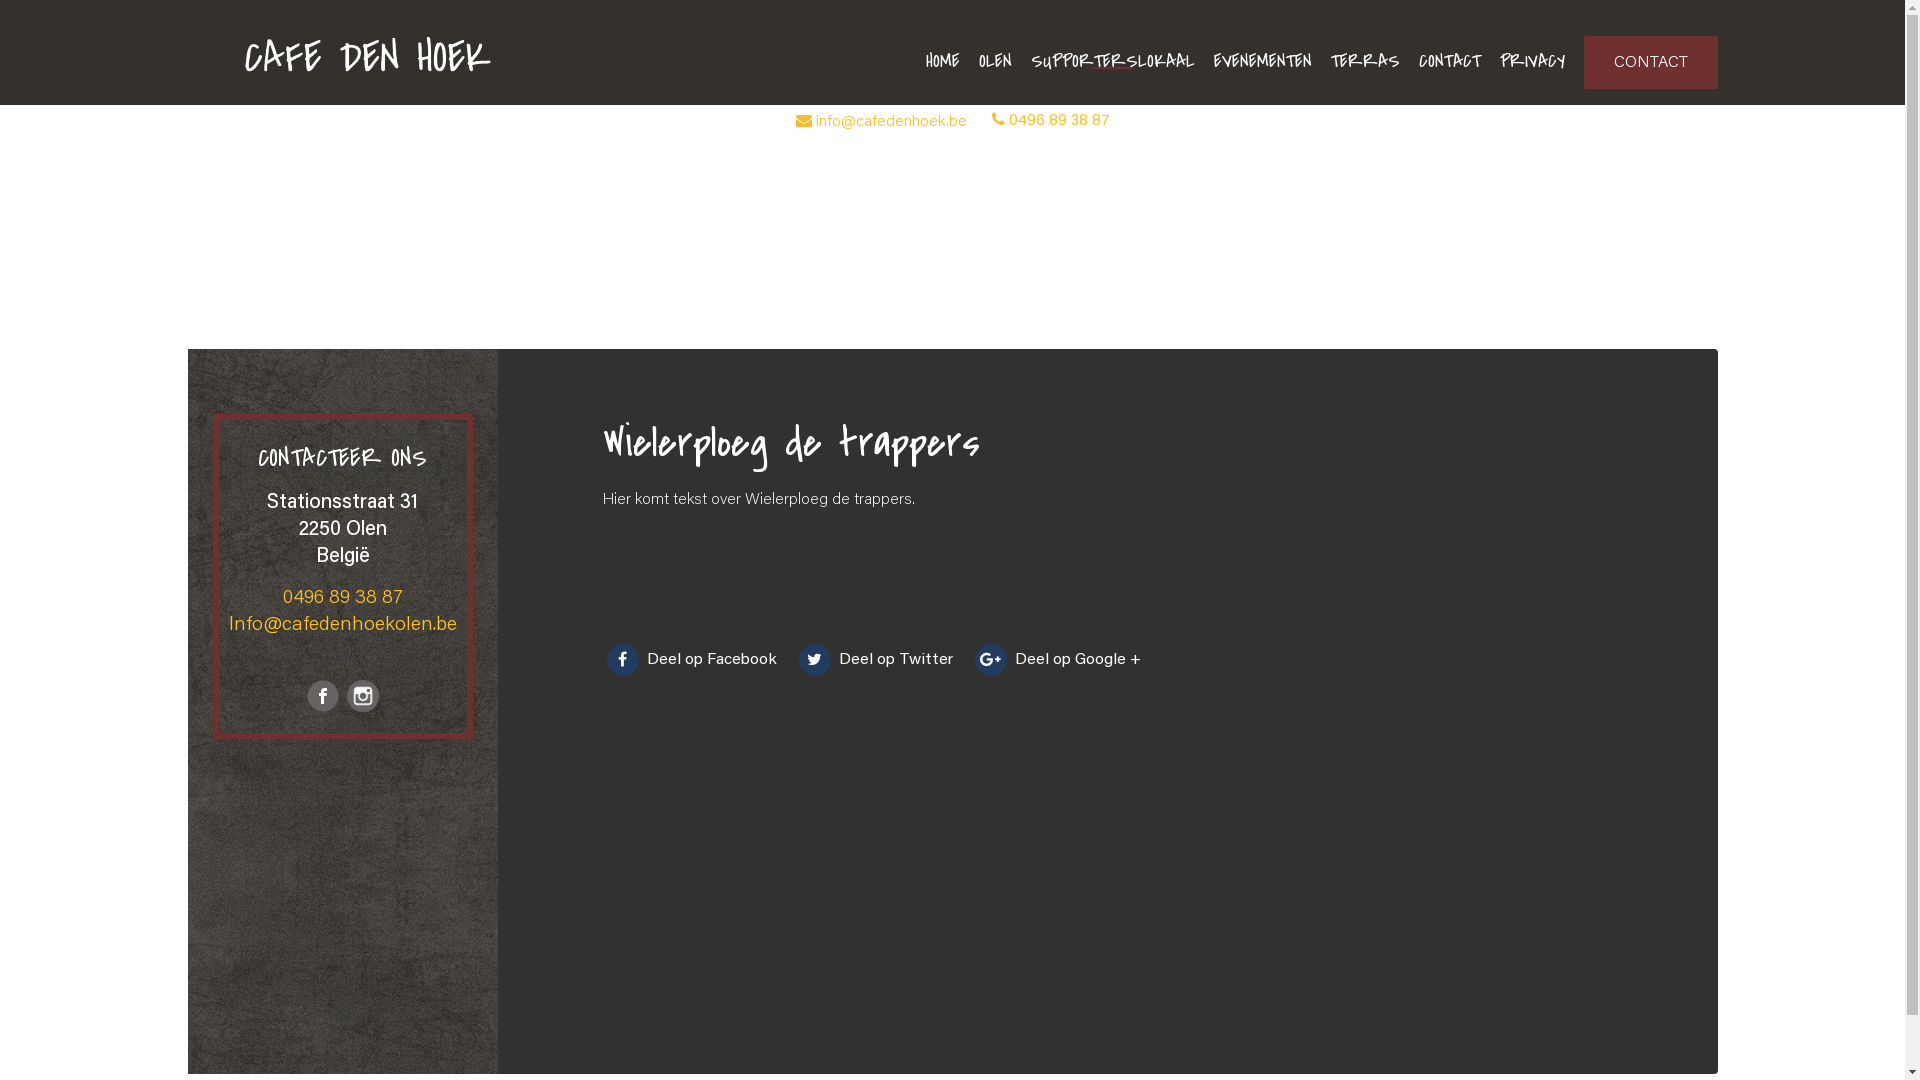 This screenshot has width=1920, height=1080. Describe the element at coordinates (1261, 60) in the screenshot. I see `'EVENEMENTEN'` at that location.